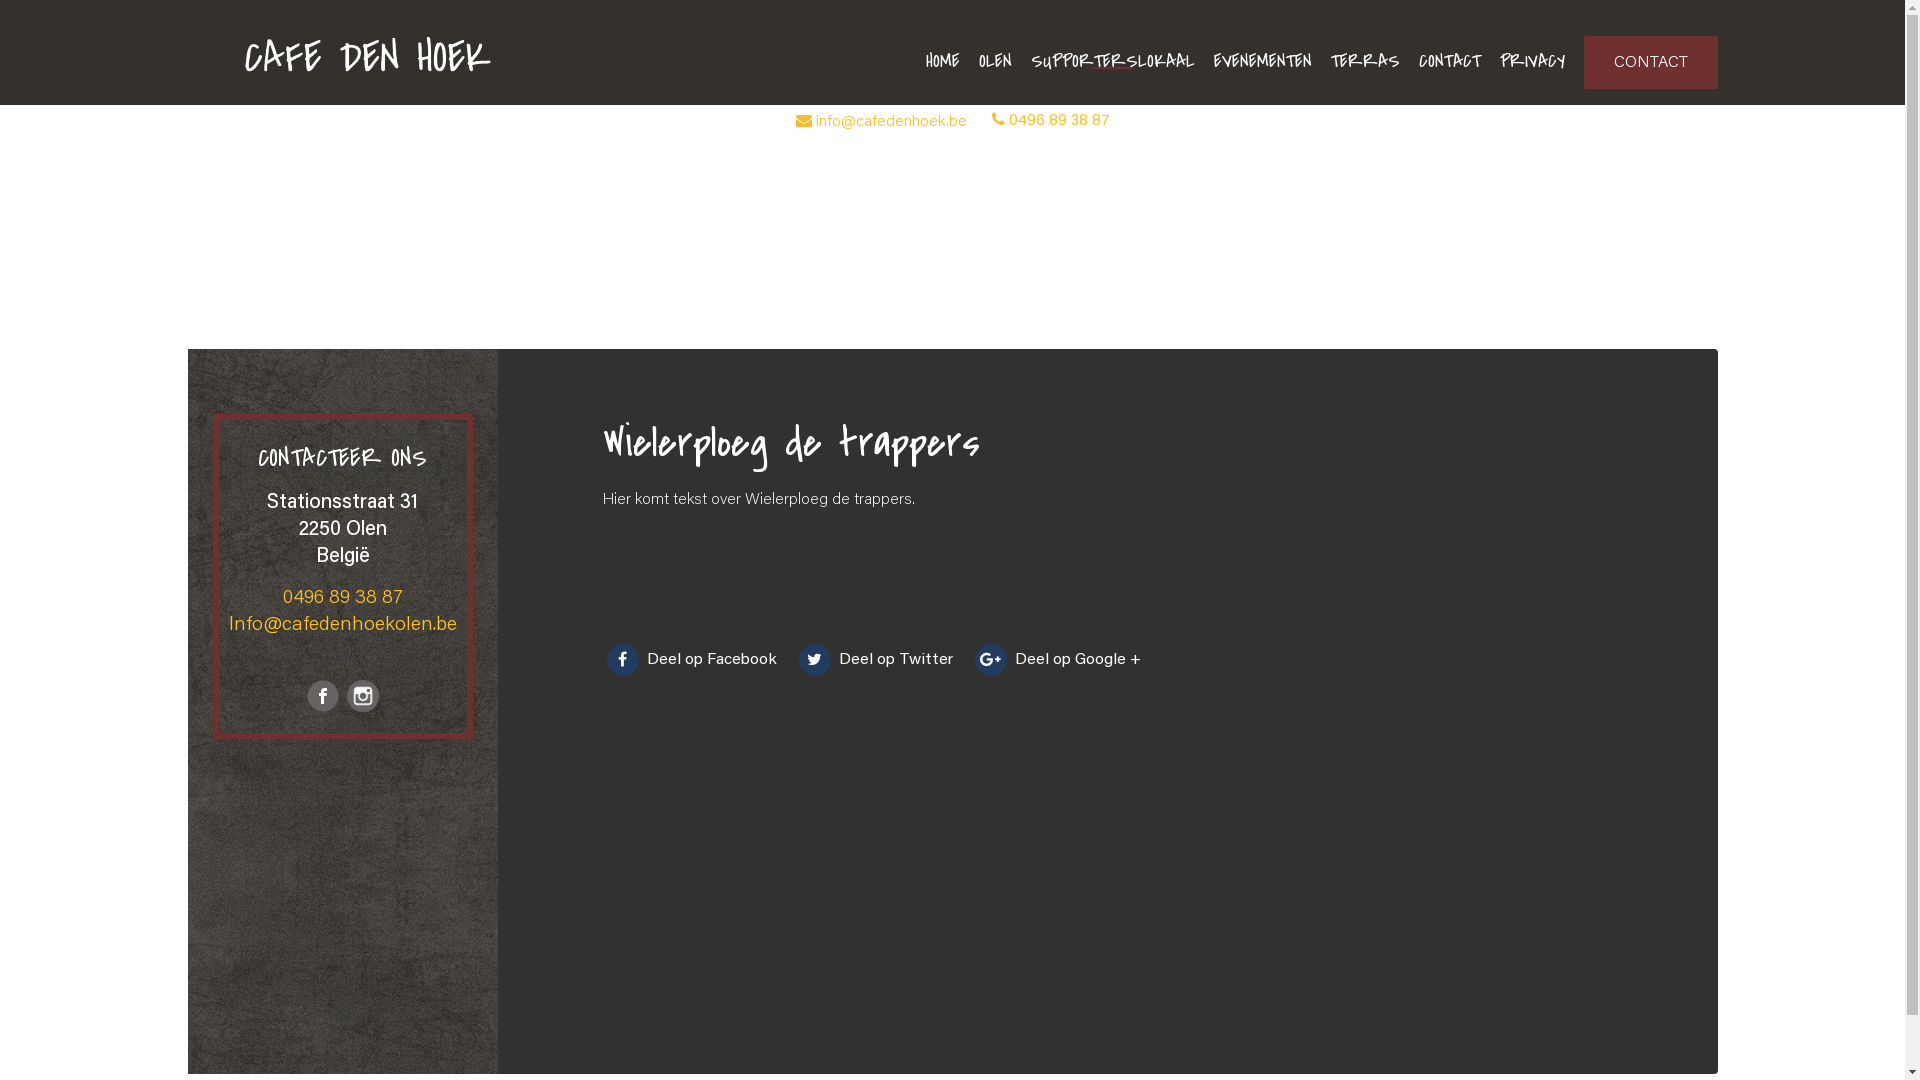 This screenshot has width=1920, height=1080. Describe the element at coordinates (1261, 60) in the screenshot. I see `'EVENEMENTEN'` at that location.